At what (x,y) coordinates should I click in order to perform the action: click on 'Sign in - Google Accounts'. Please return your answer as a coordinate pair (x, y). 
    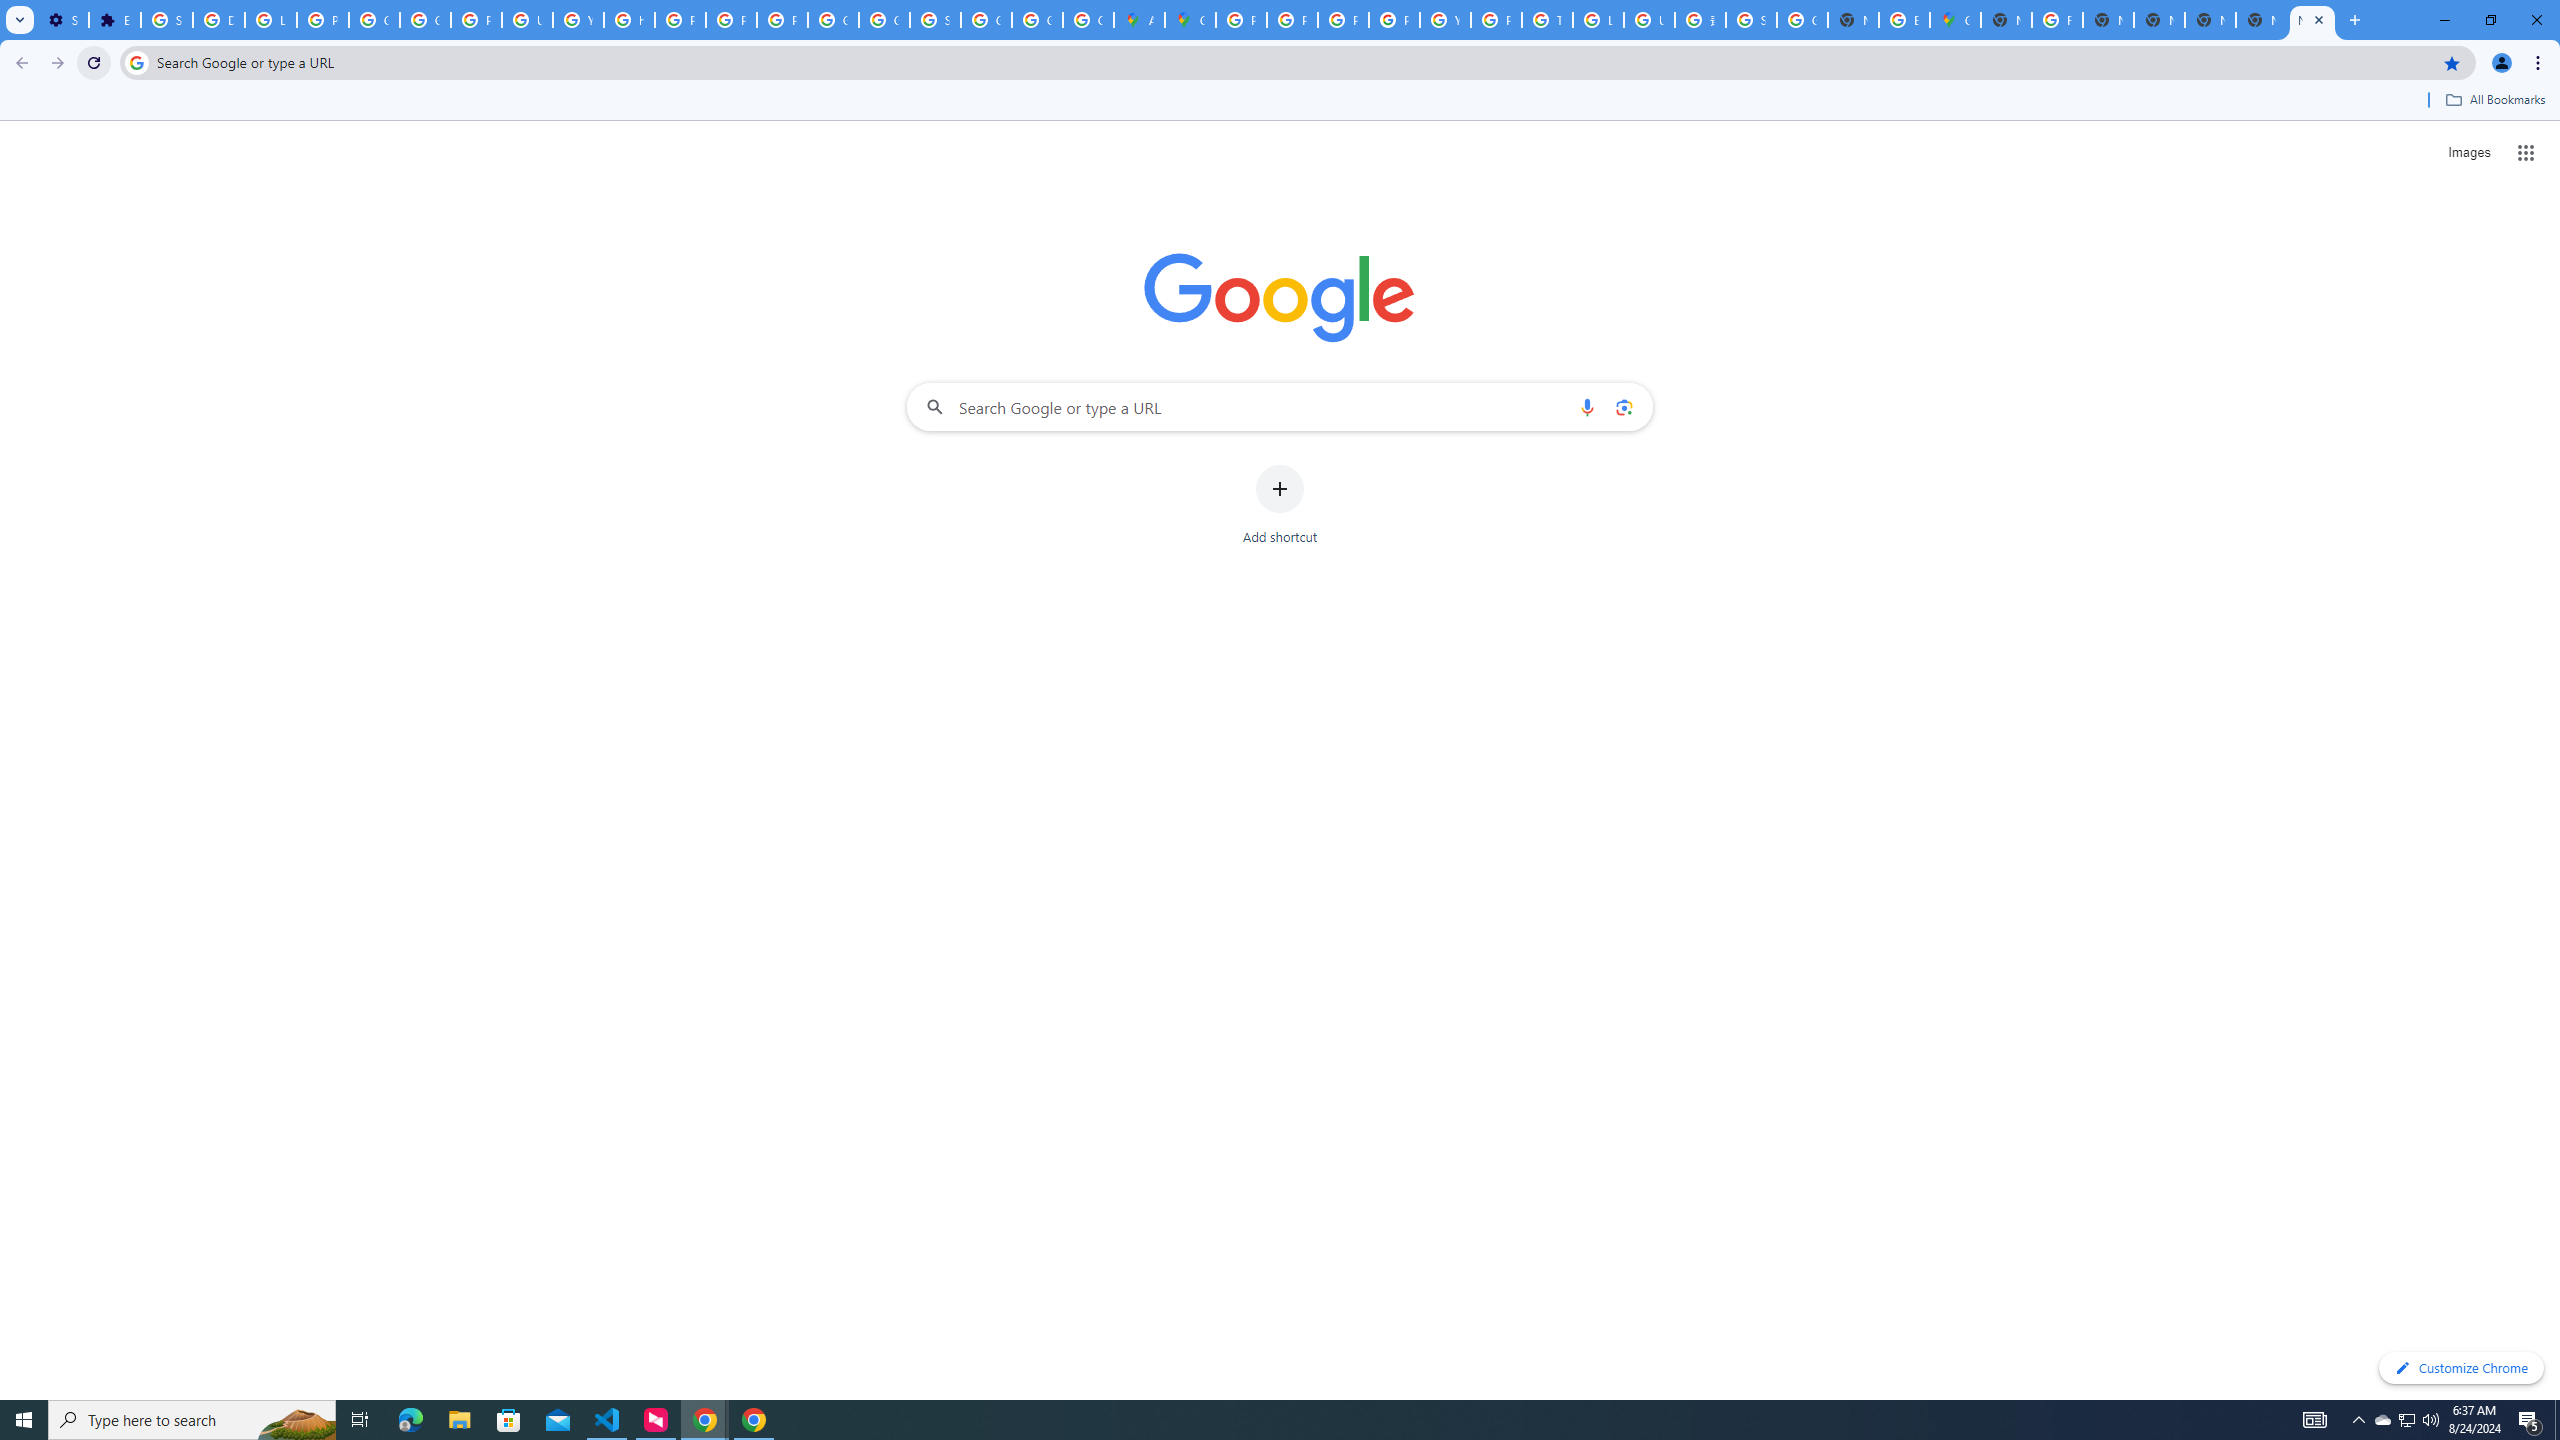
    Looking at the image, I should click on (167, 19).